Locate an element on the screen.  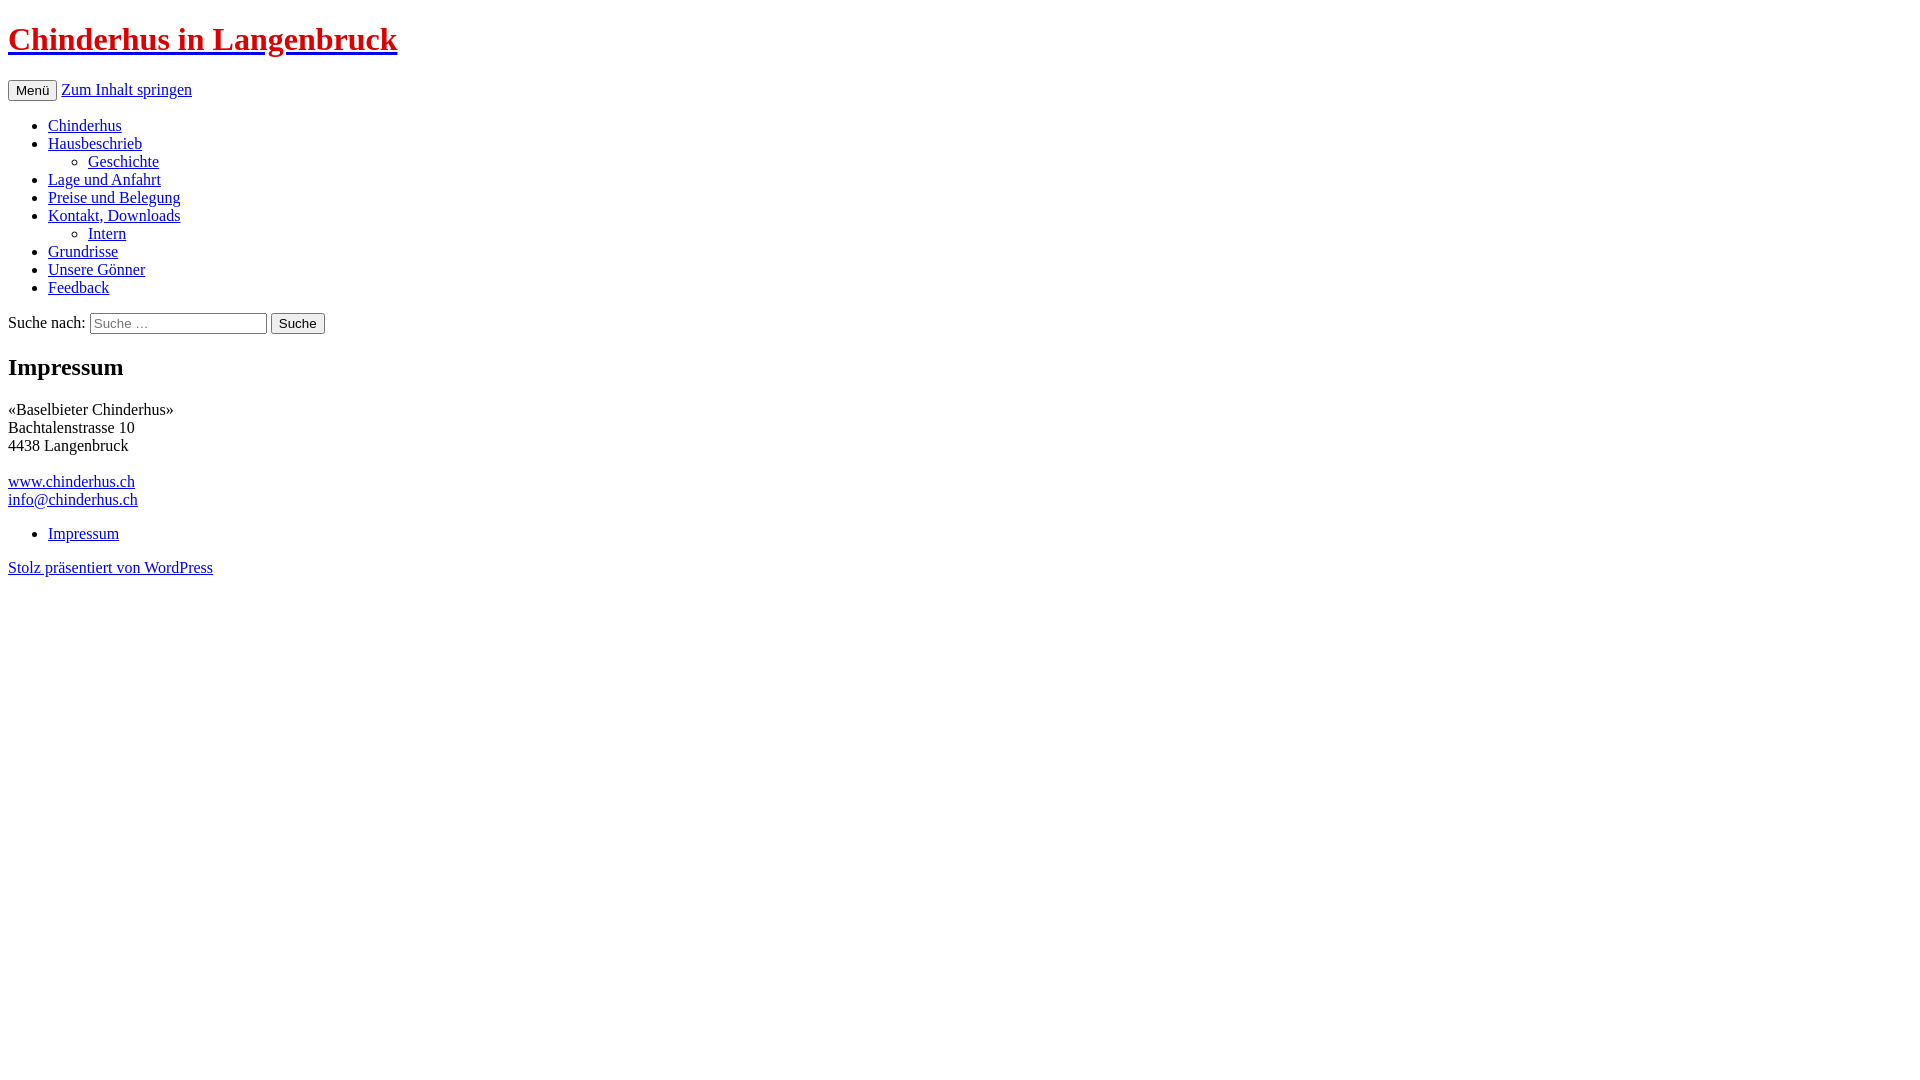
'www.chinderhus.ch' is located at coordinates (71, 481).